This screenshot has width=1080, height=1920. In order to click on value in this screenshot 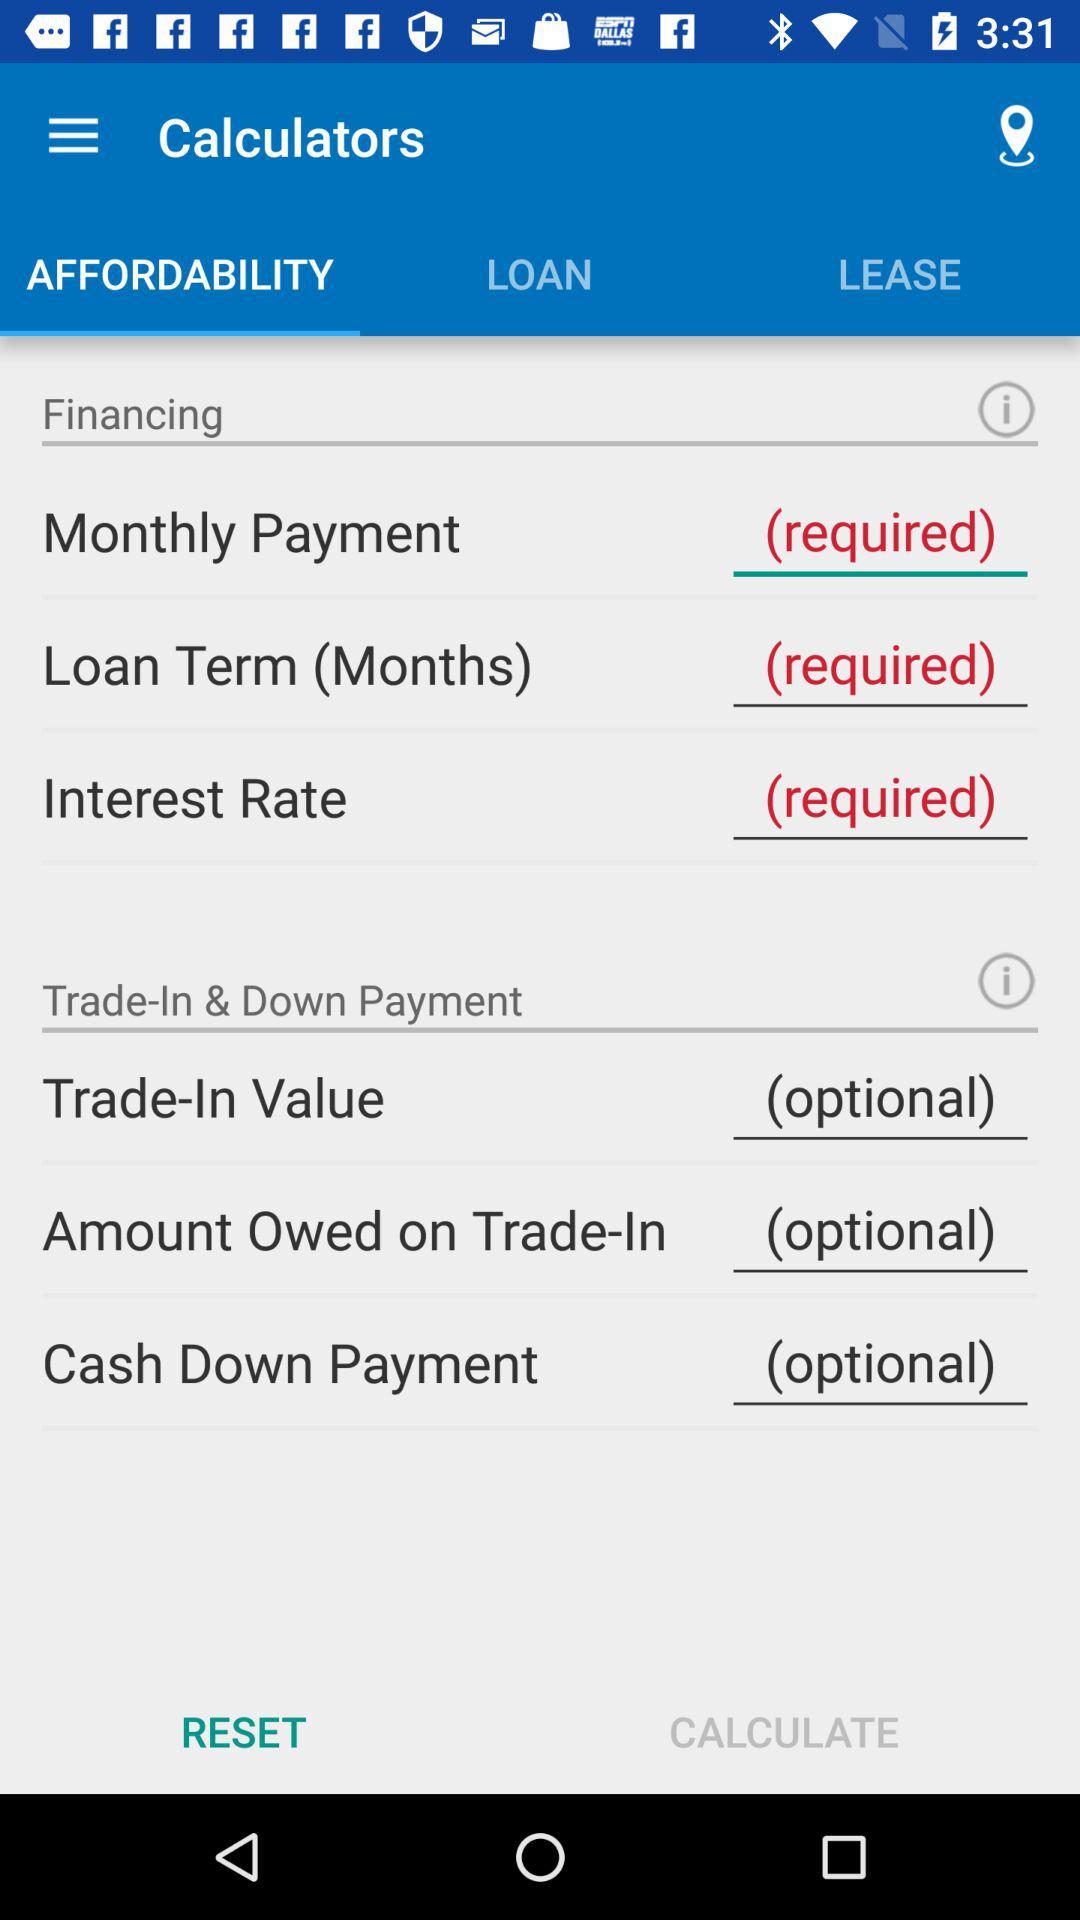, I will do `click(879, 795)`.